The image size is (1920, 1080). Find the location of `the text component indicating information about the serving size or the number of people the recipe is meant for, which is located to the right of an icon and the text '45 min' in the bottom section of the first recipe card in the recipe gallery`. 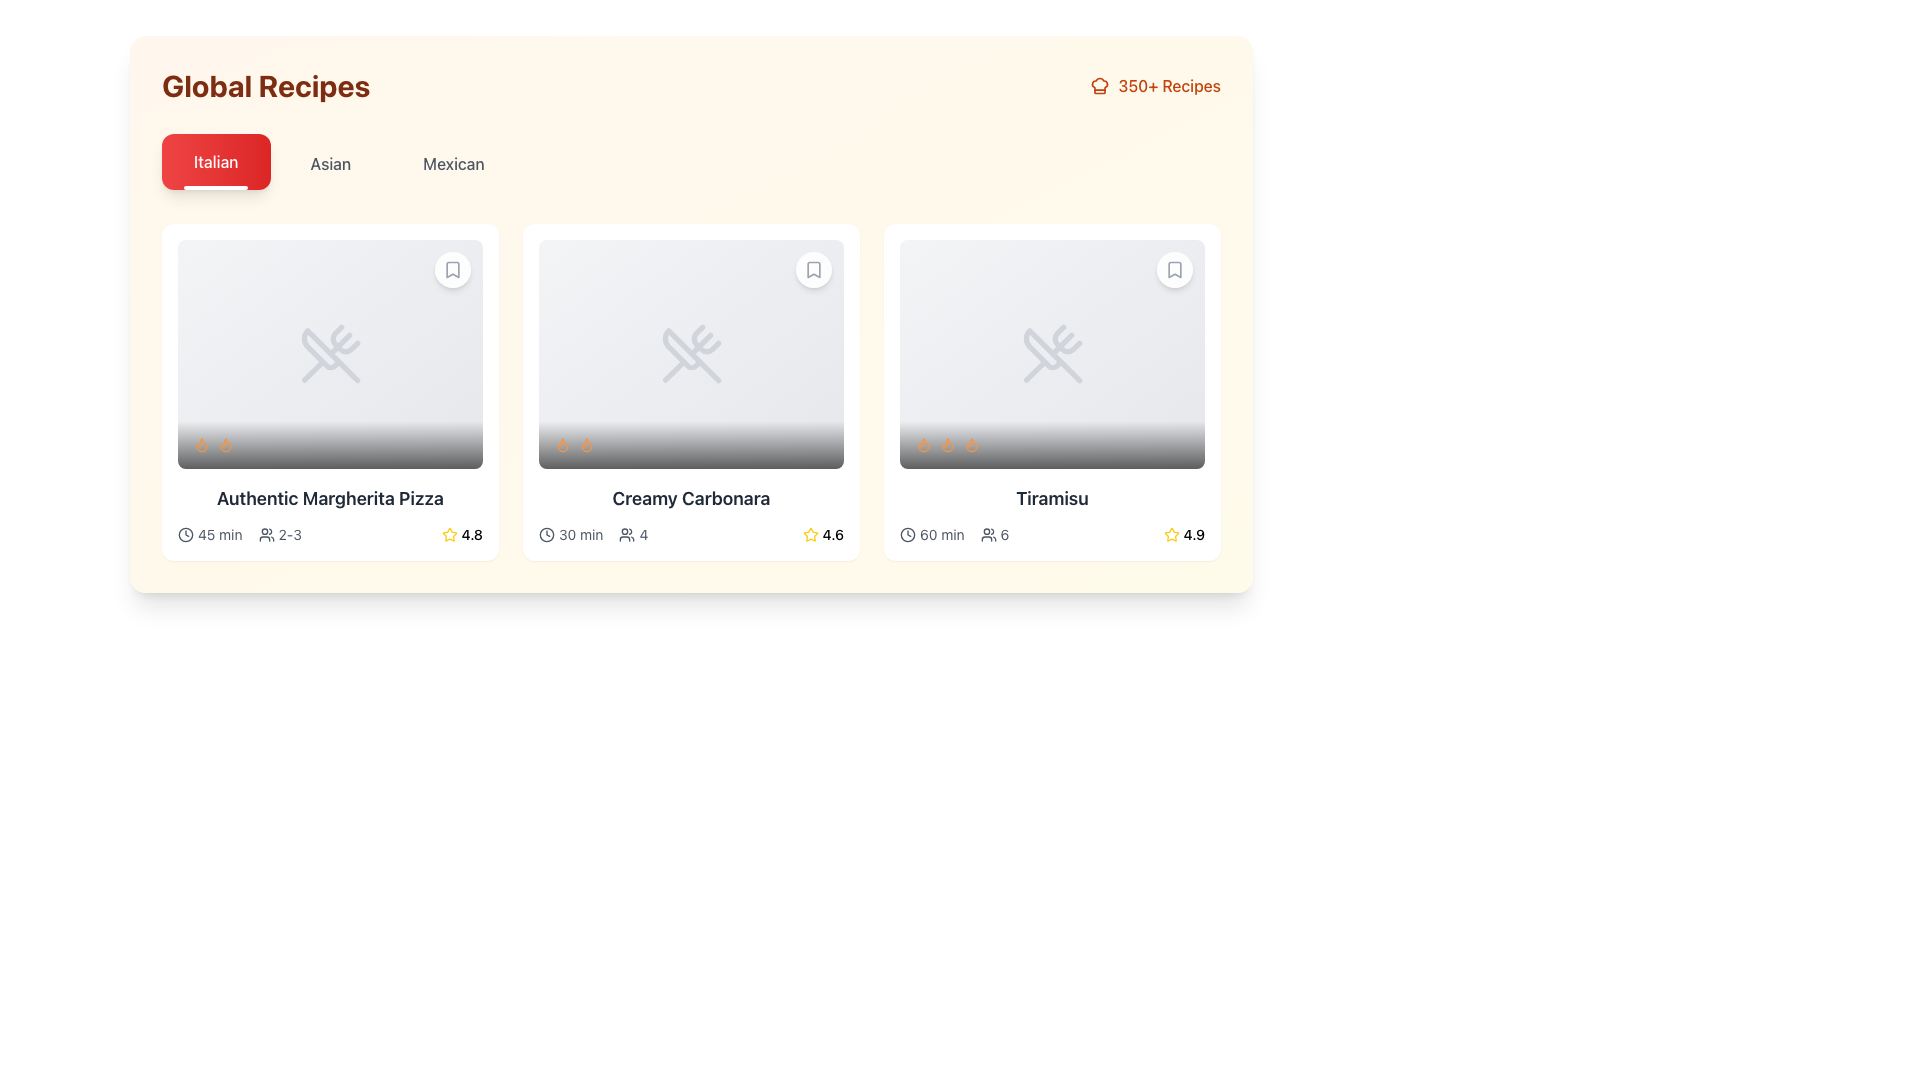

the text component indicating information about the serving size or the number of people the recipe is meant for, which is located to the right of an icon and the text '45 min' in the bottom section of the first recipe card in the recipe gallery is located at coordinates (279, 533).